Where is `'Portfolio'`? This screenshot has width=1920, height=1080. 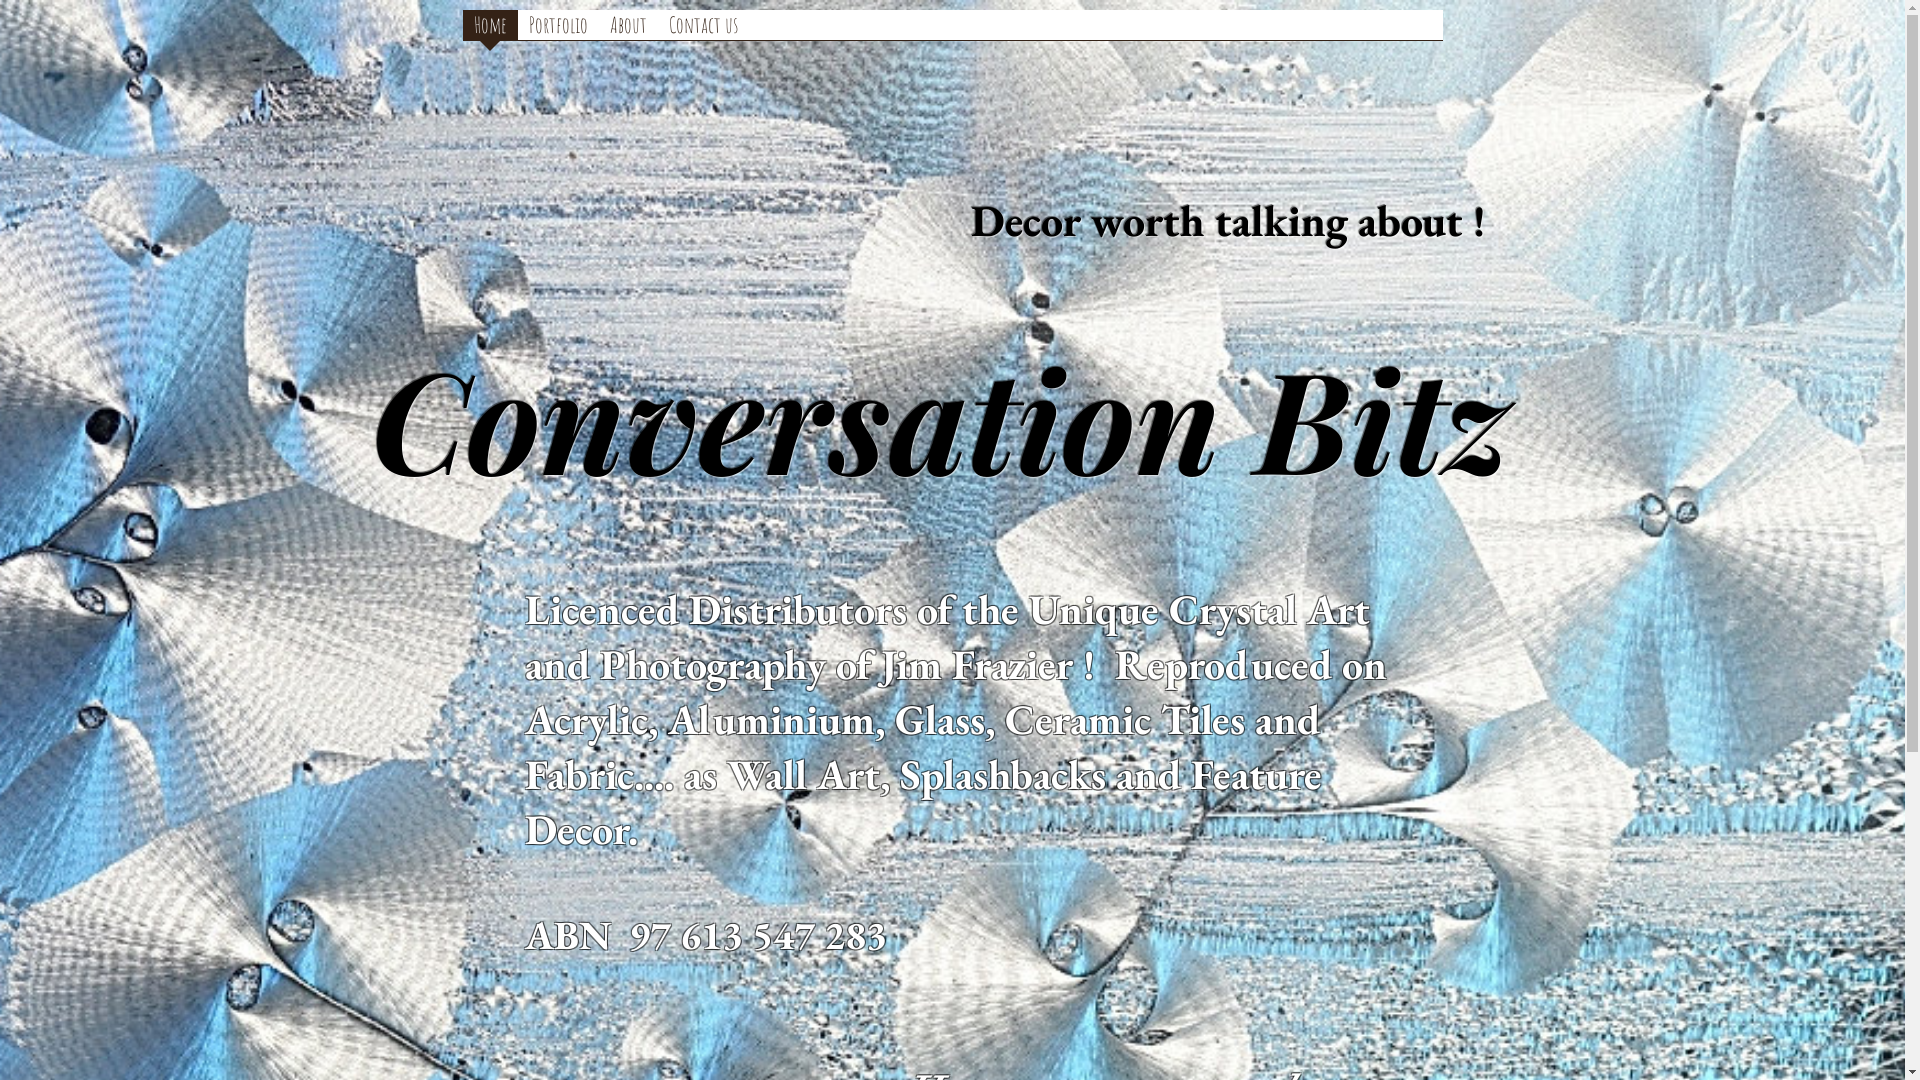
'Portfolio' is located at coordinates (558, 26).